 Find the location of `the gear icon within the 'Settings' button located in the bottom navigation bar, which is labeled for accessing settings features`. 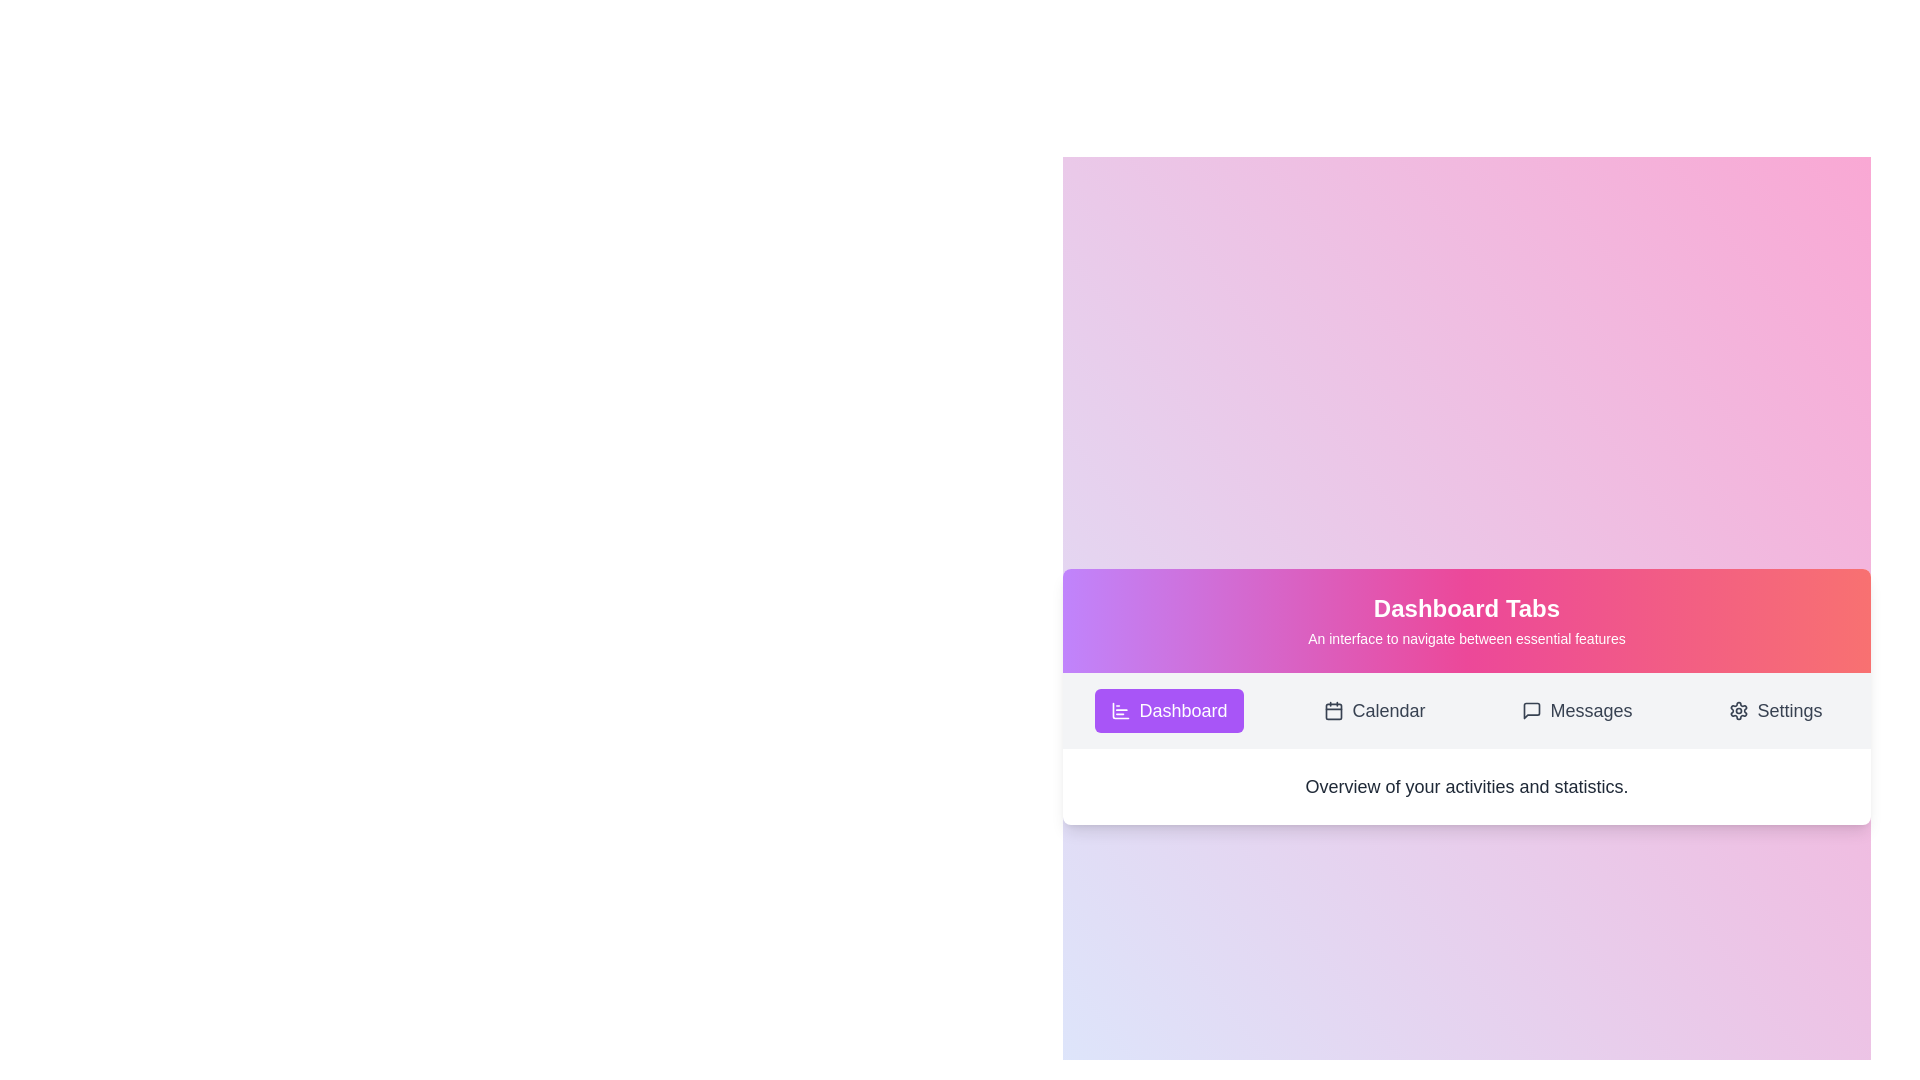

the gear icon within the 'Settings' button located in the bottom navigation bar, which is labeled for accessing settings features is located at coordinates (1738, 709).